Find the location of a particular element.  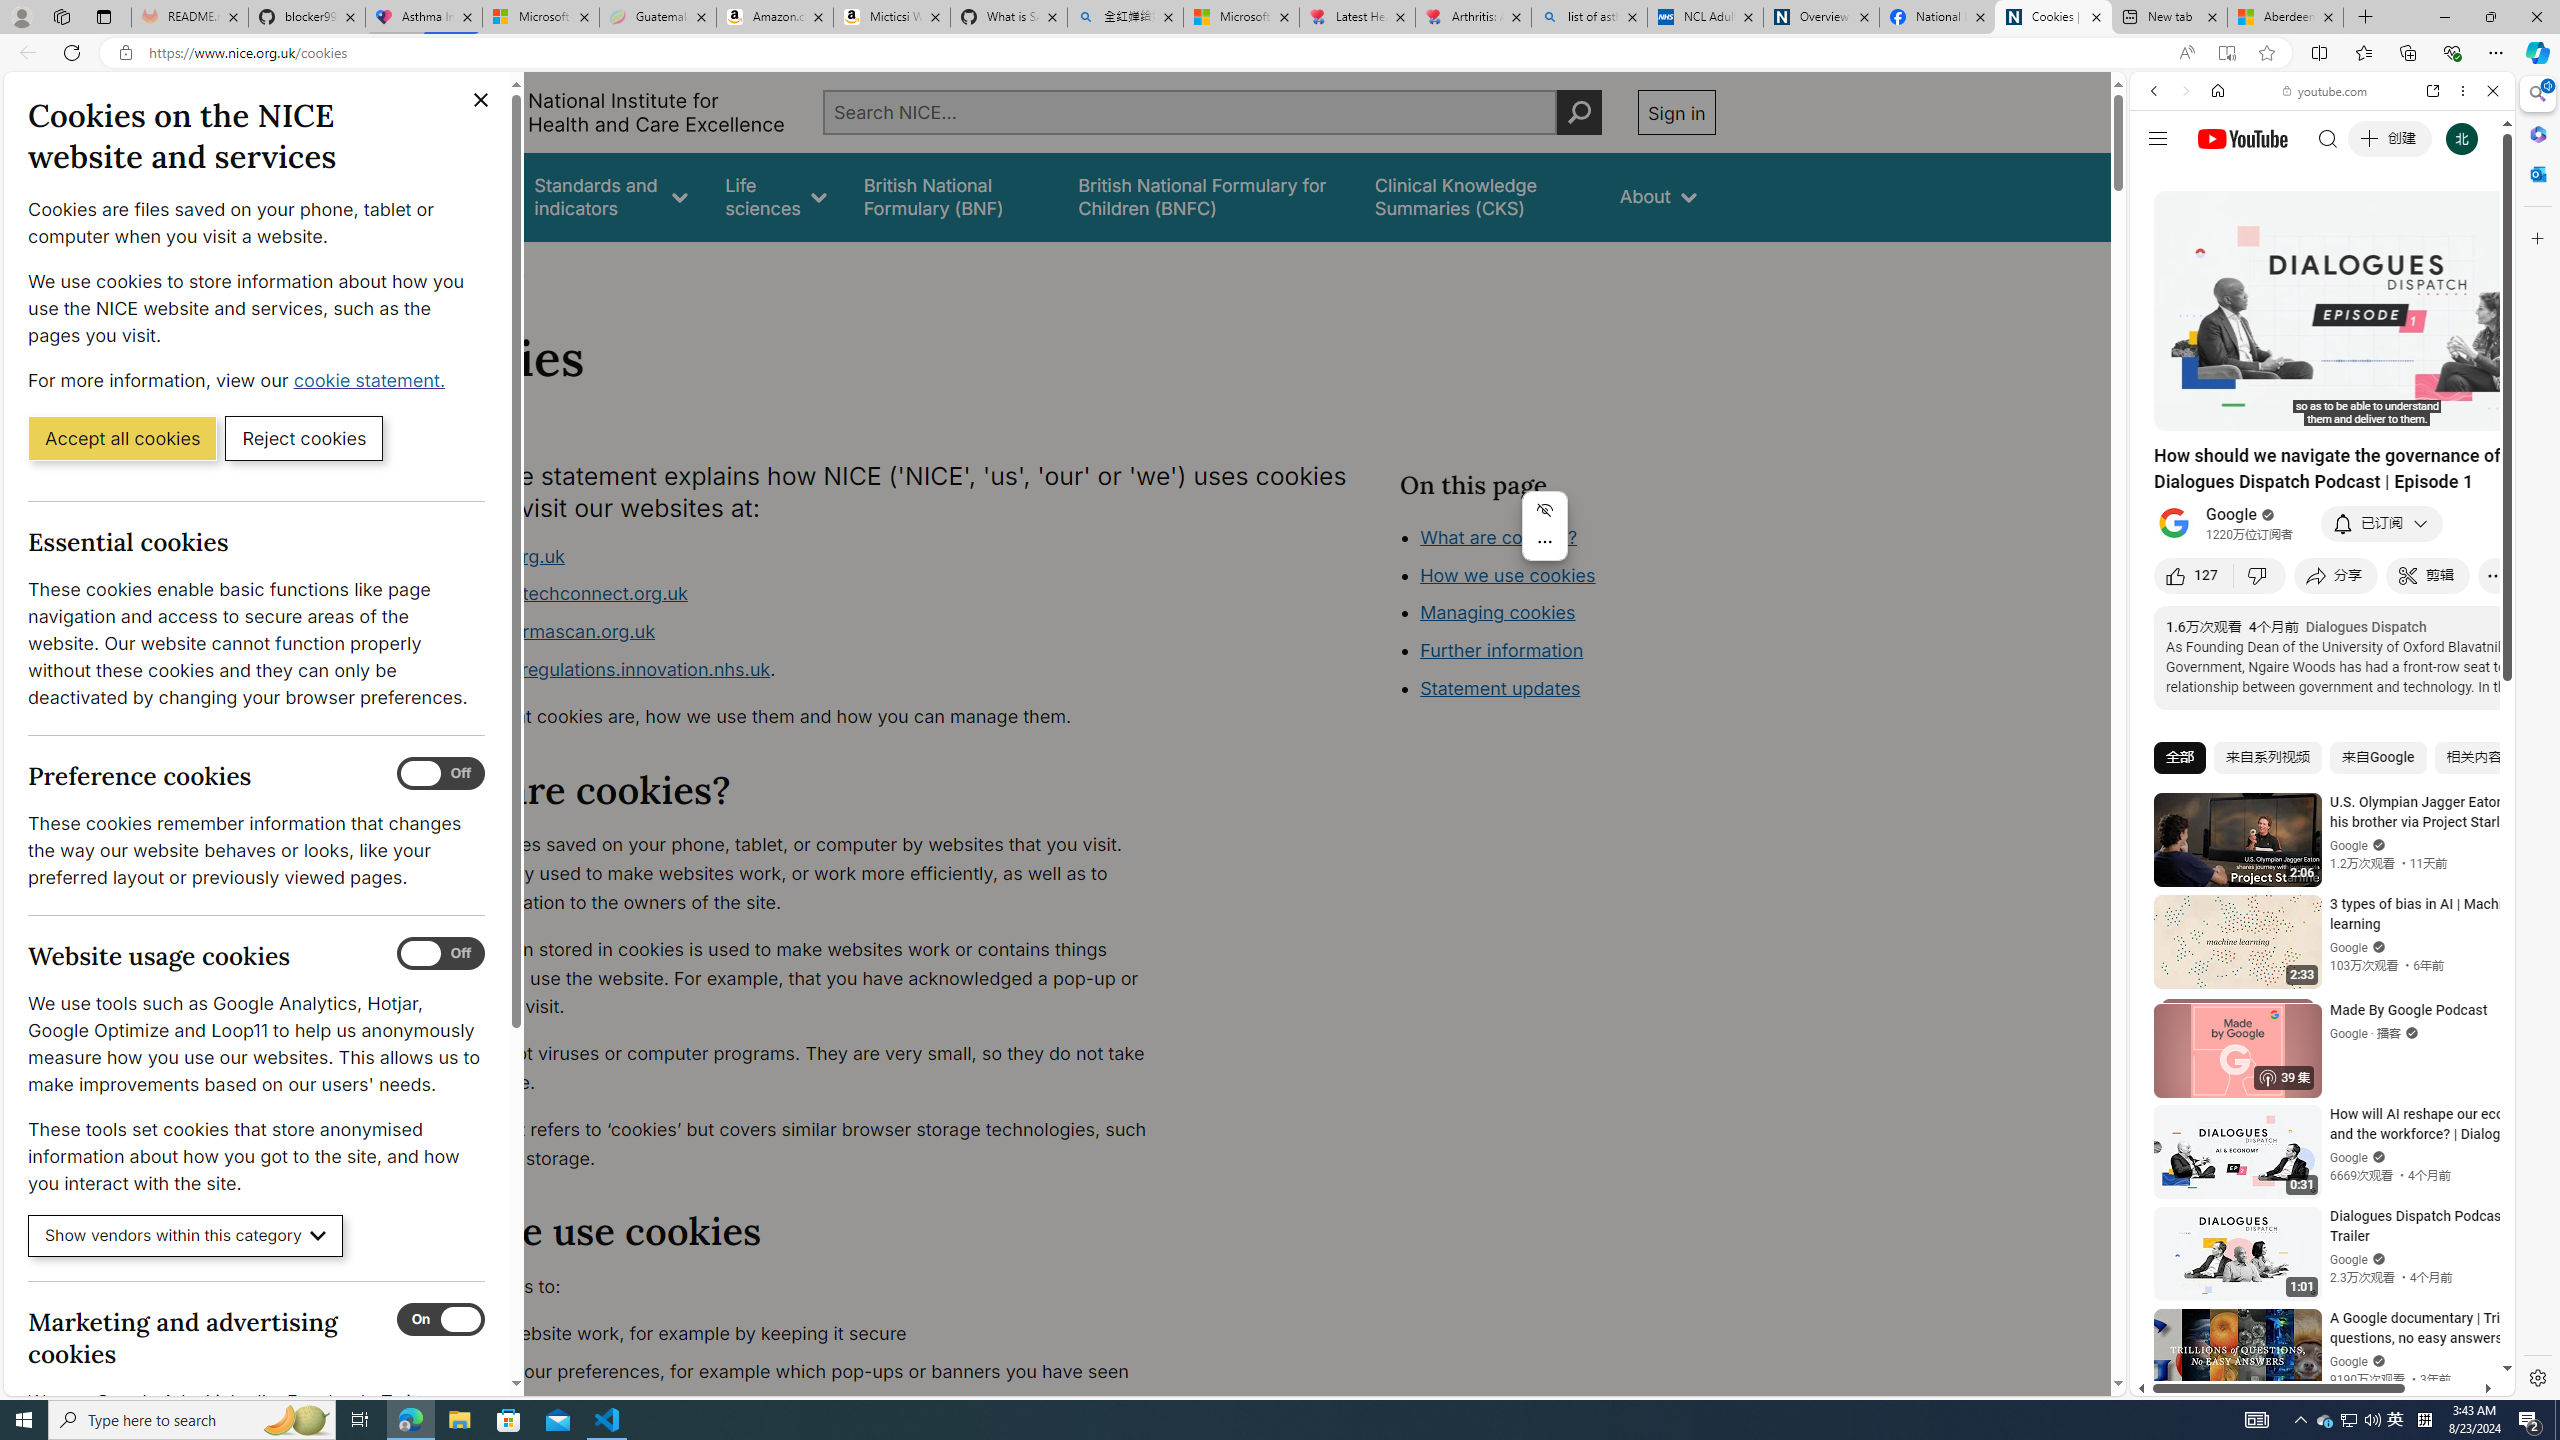

'Mini menu on text selection' is located at coordinates (1544, 525).